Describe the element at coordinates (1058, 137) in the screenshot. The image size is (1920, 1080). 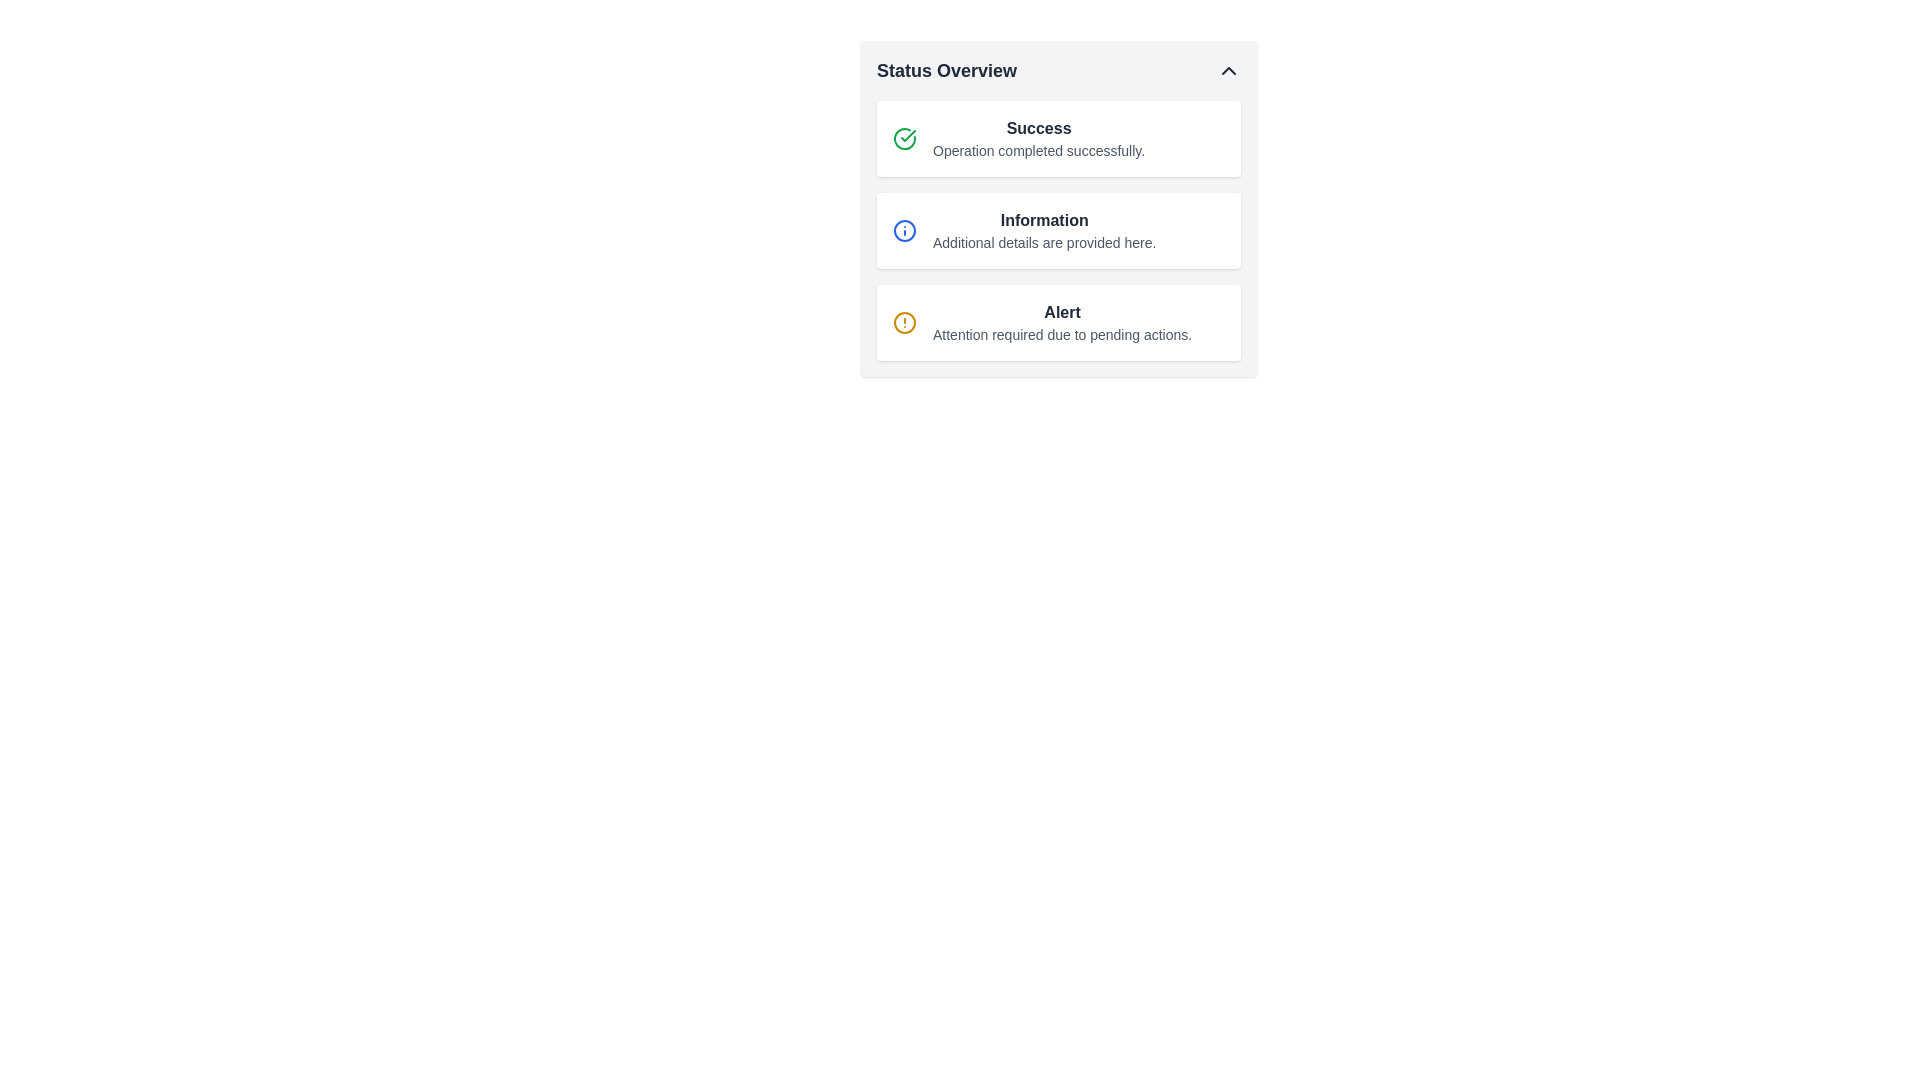
I see `success notification message box located at the top of the vertical stack of message boxes` at that location.